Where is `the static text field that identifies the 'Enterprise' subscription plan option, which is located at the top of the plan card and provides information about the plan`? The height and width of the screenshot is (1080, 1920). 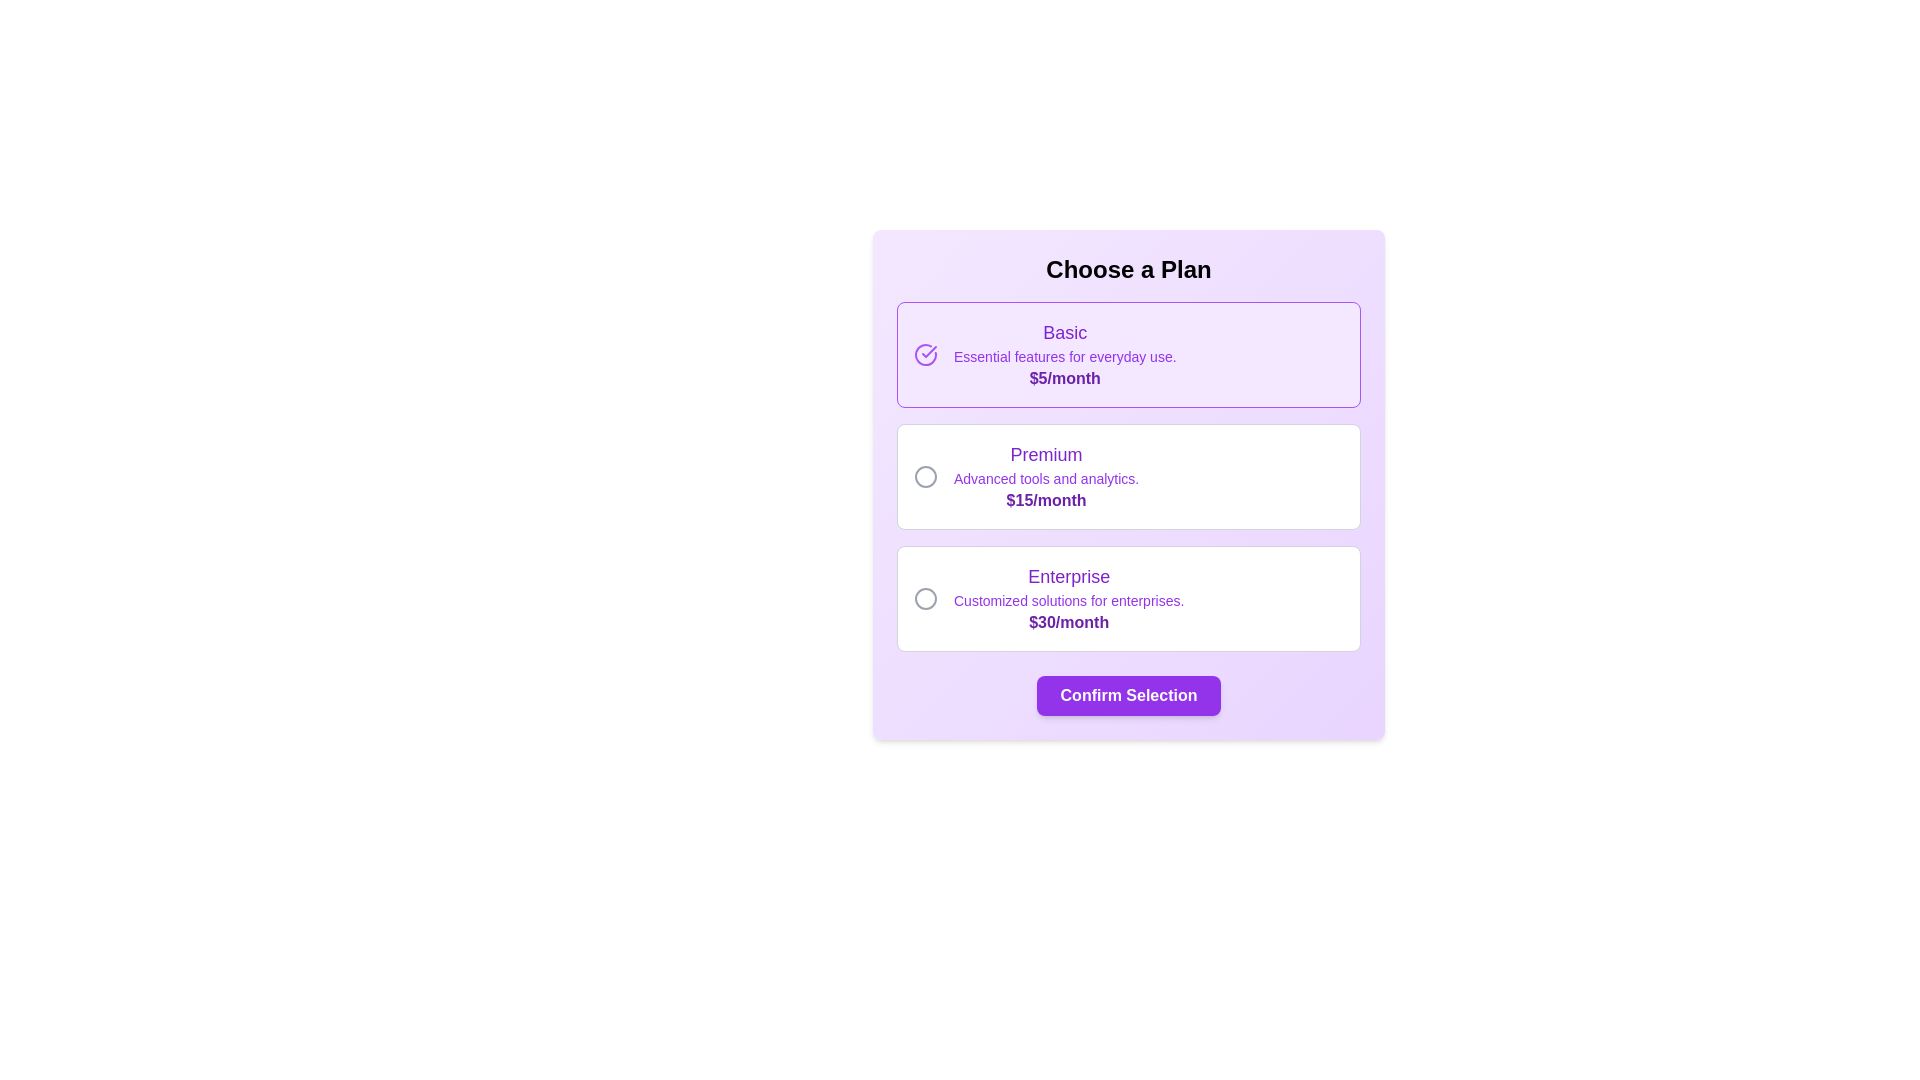
the static text field that identifies the 'Enterprise' subscription plan option, which is located at the top of the plan card and provides information about the plan is located at coordinates (1068, 577).